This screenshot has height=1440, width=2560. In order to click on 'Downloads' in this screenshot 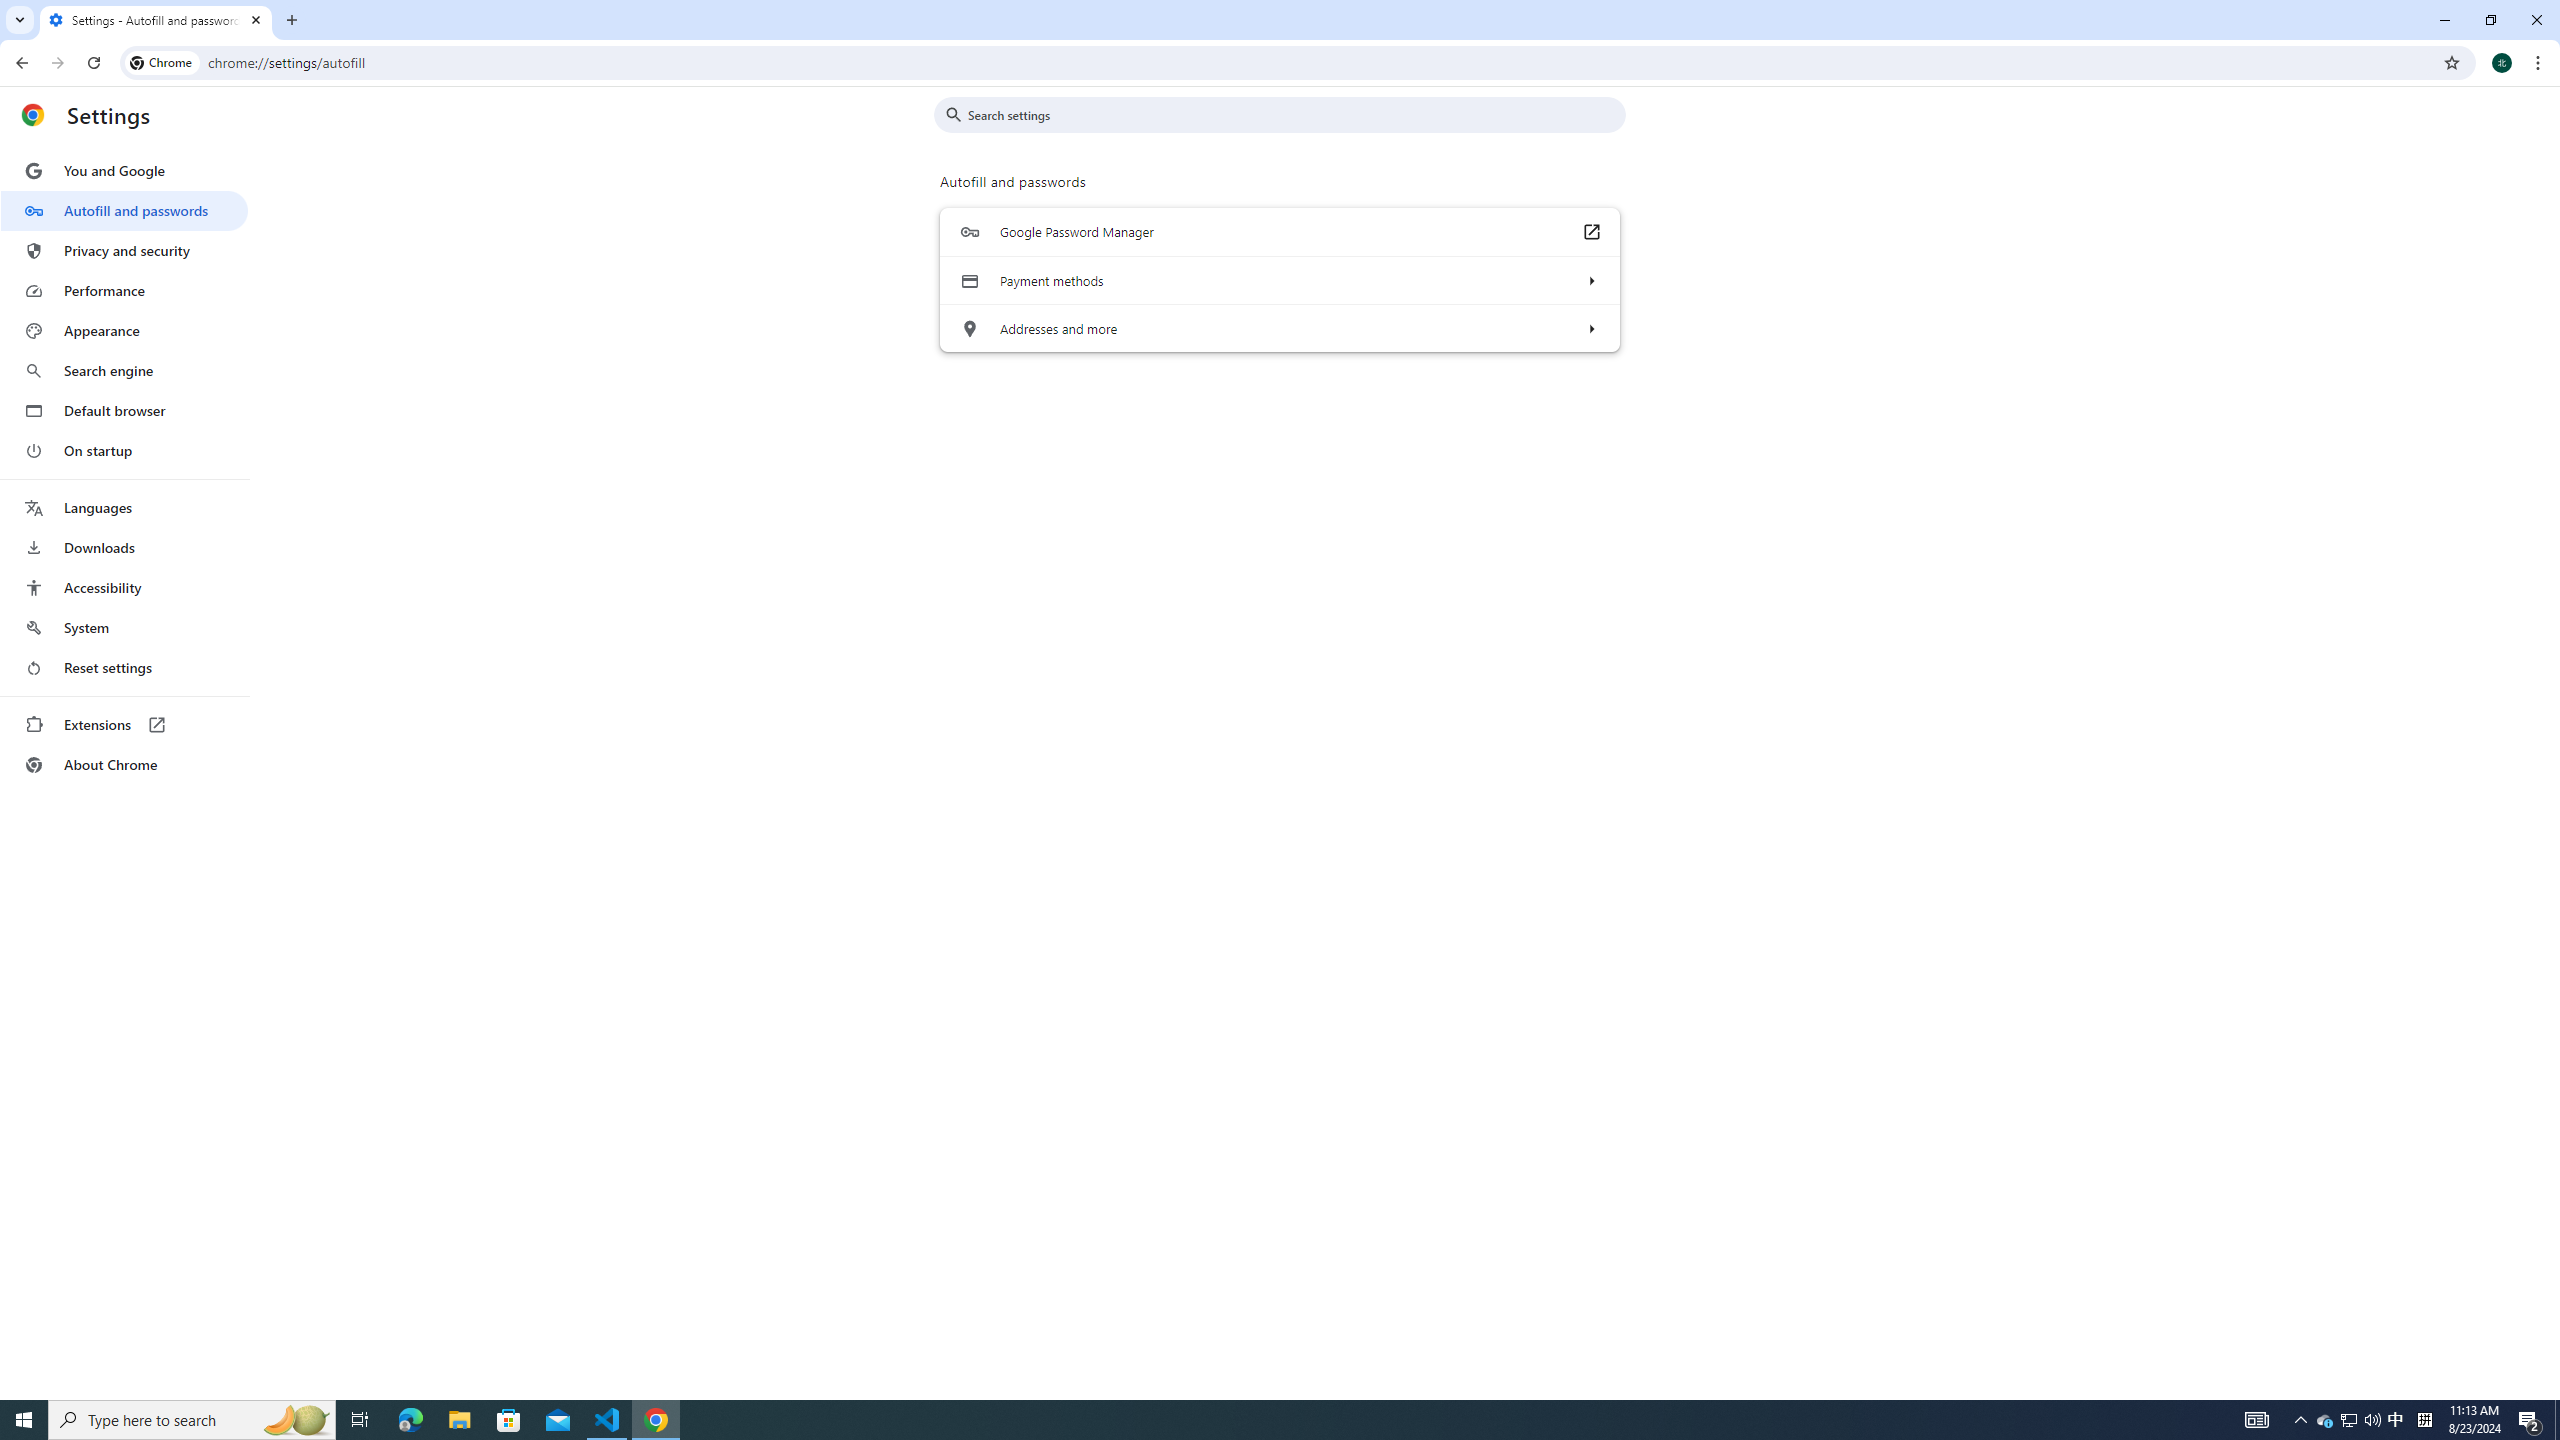, I will do `click(123, 547)`.